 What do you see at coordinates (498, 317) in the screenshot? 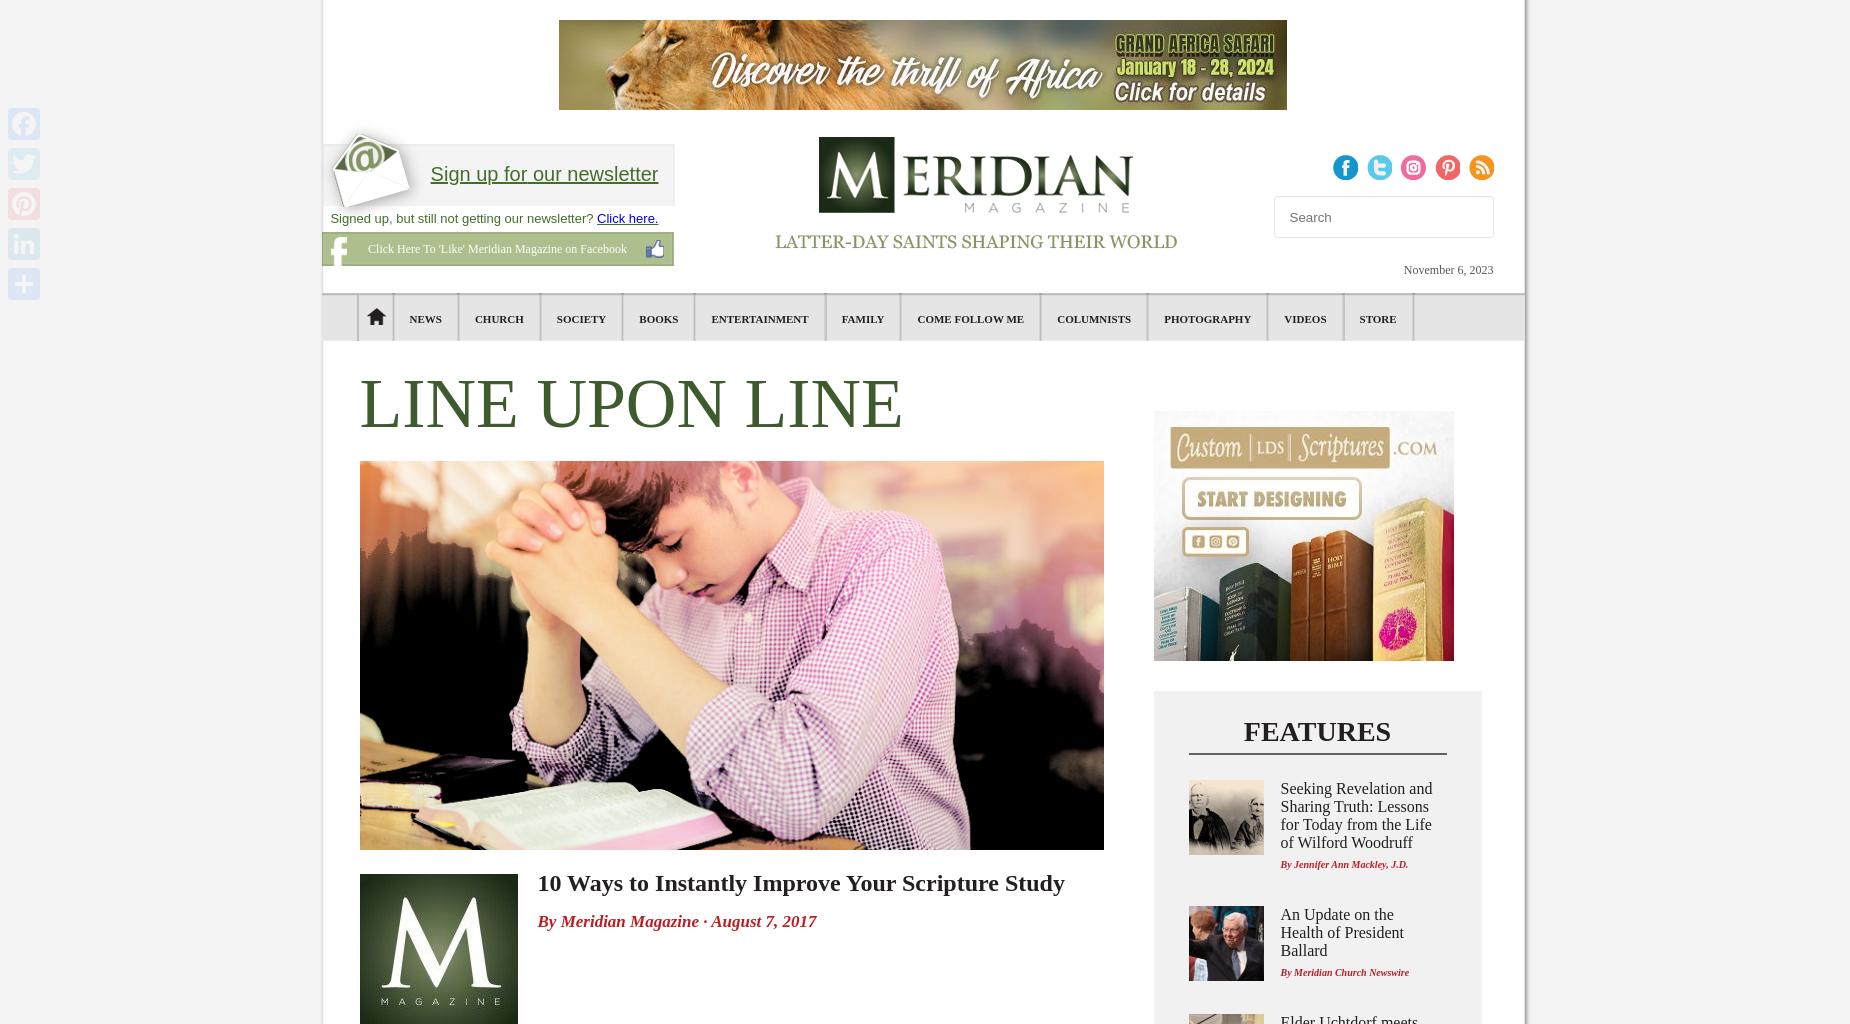
I see `'Church'` at bounding box center [498, 317].